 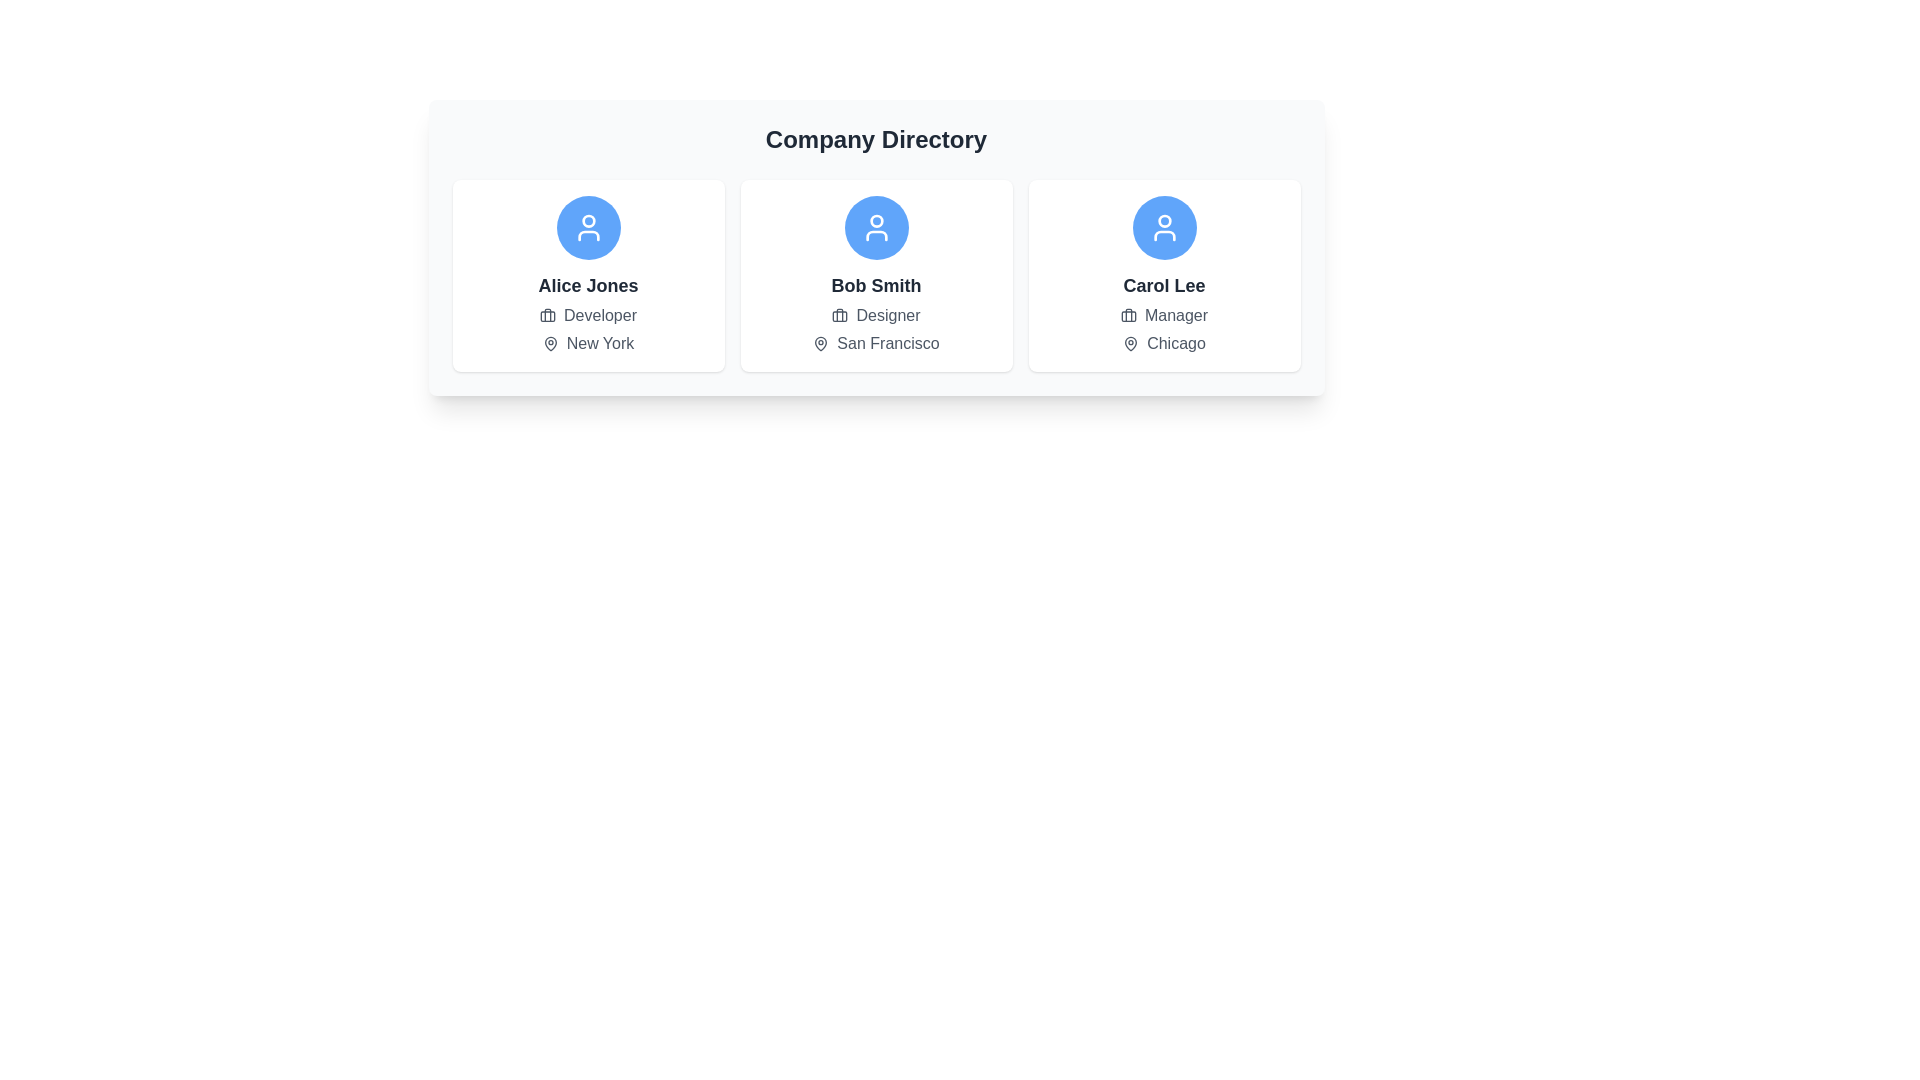 What do you see at coordinates (587, 285) in the screenshot?
I see `the static text label displaying 'Alice Jones' in bold, large dark gray font located in the first card of the 'Company Directory' section` at bounding box center [587, 285].